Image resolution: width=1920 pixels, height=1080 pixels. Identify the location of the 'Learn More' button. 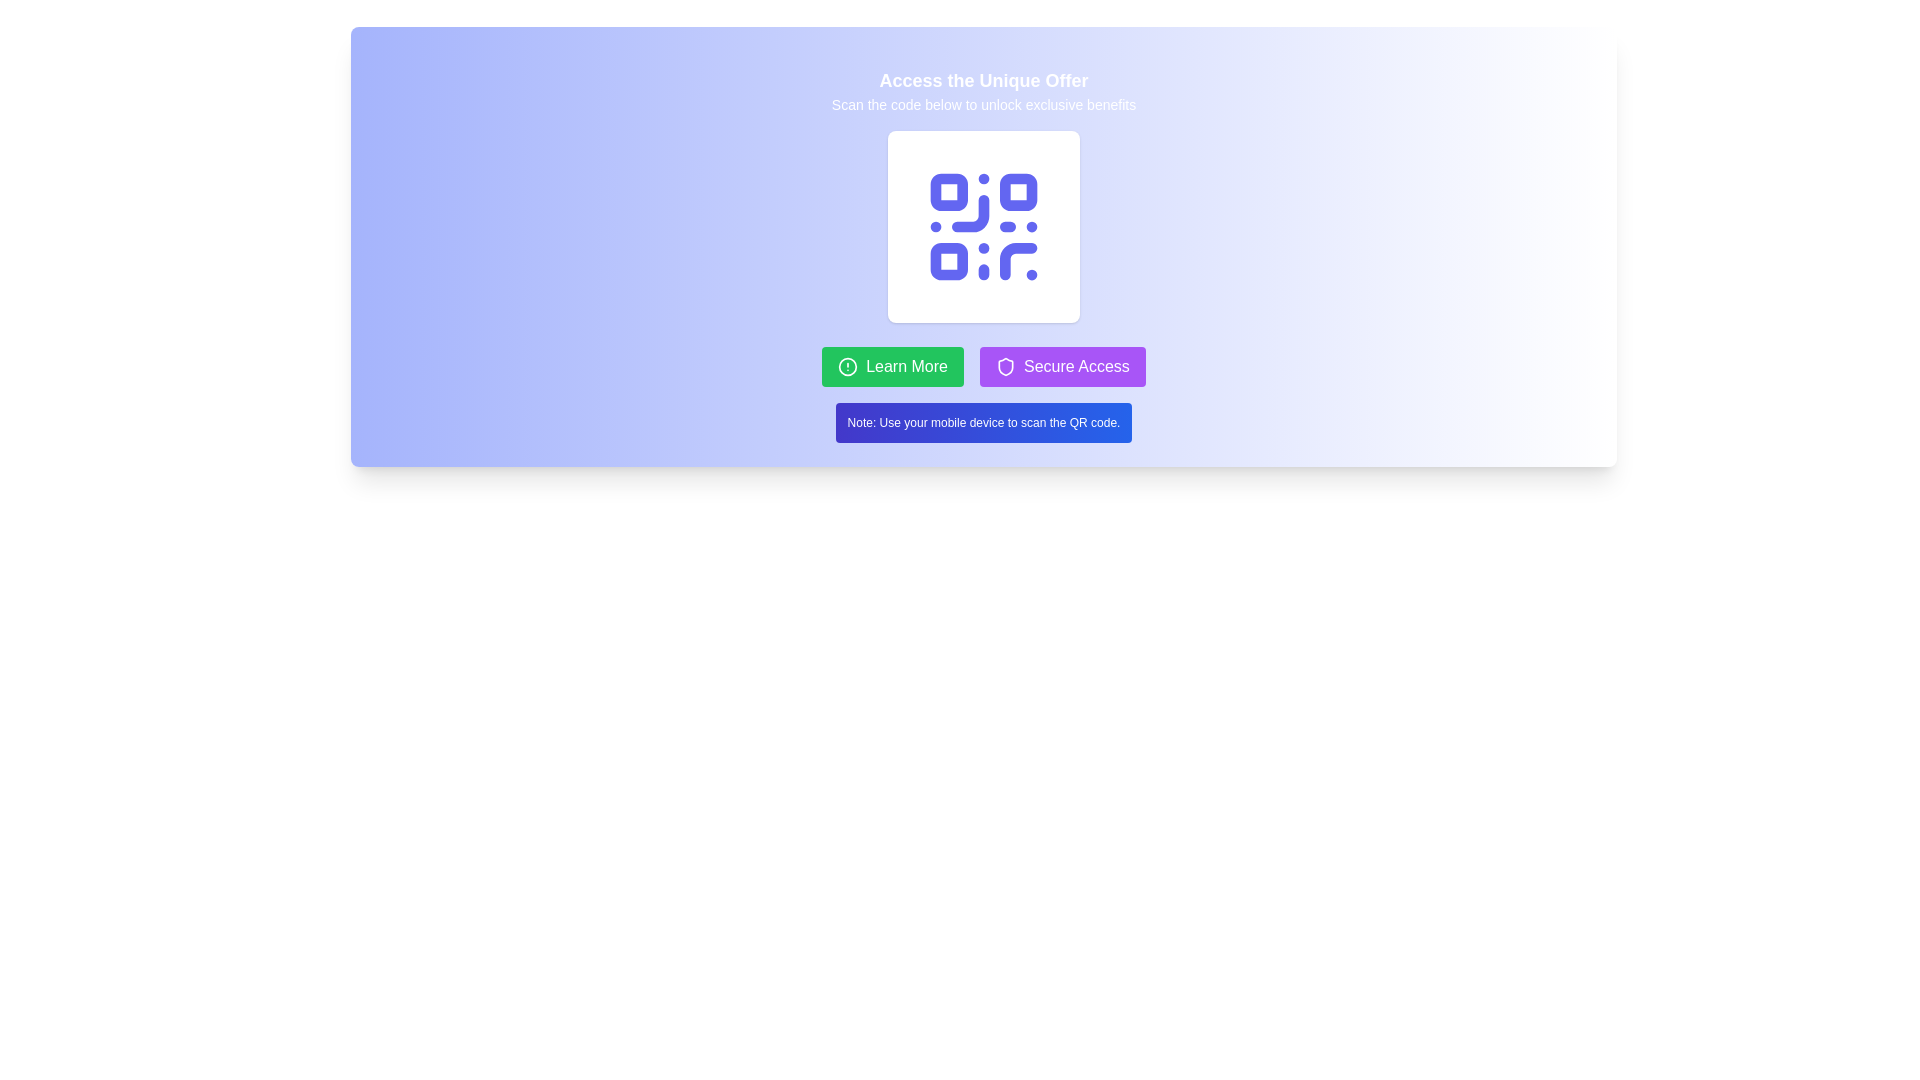
(892, 366).